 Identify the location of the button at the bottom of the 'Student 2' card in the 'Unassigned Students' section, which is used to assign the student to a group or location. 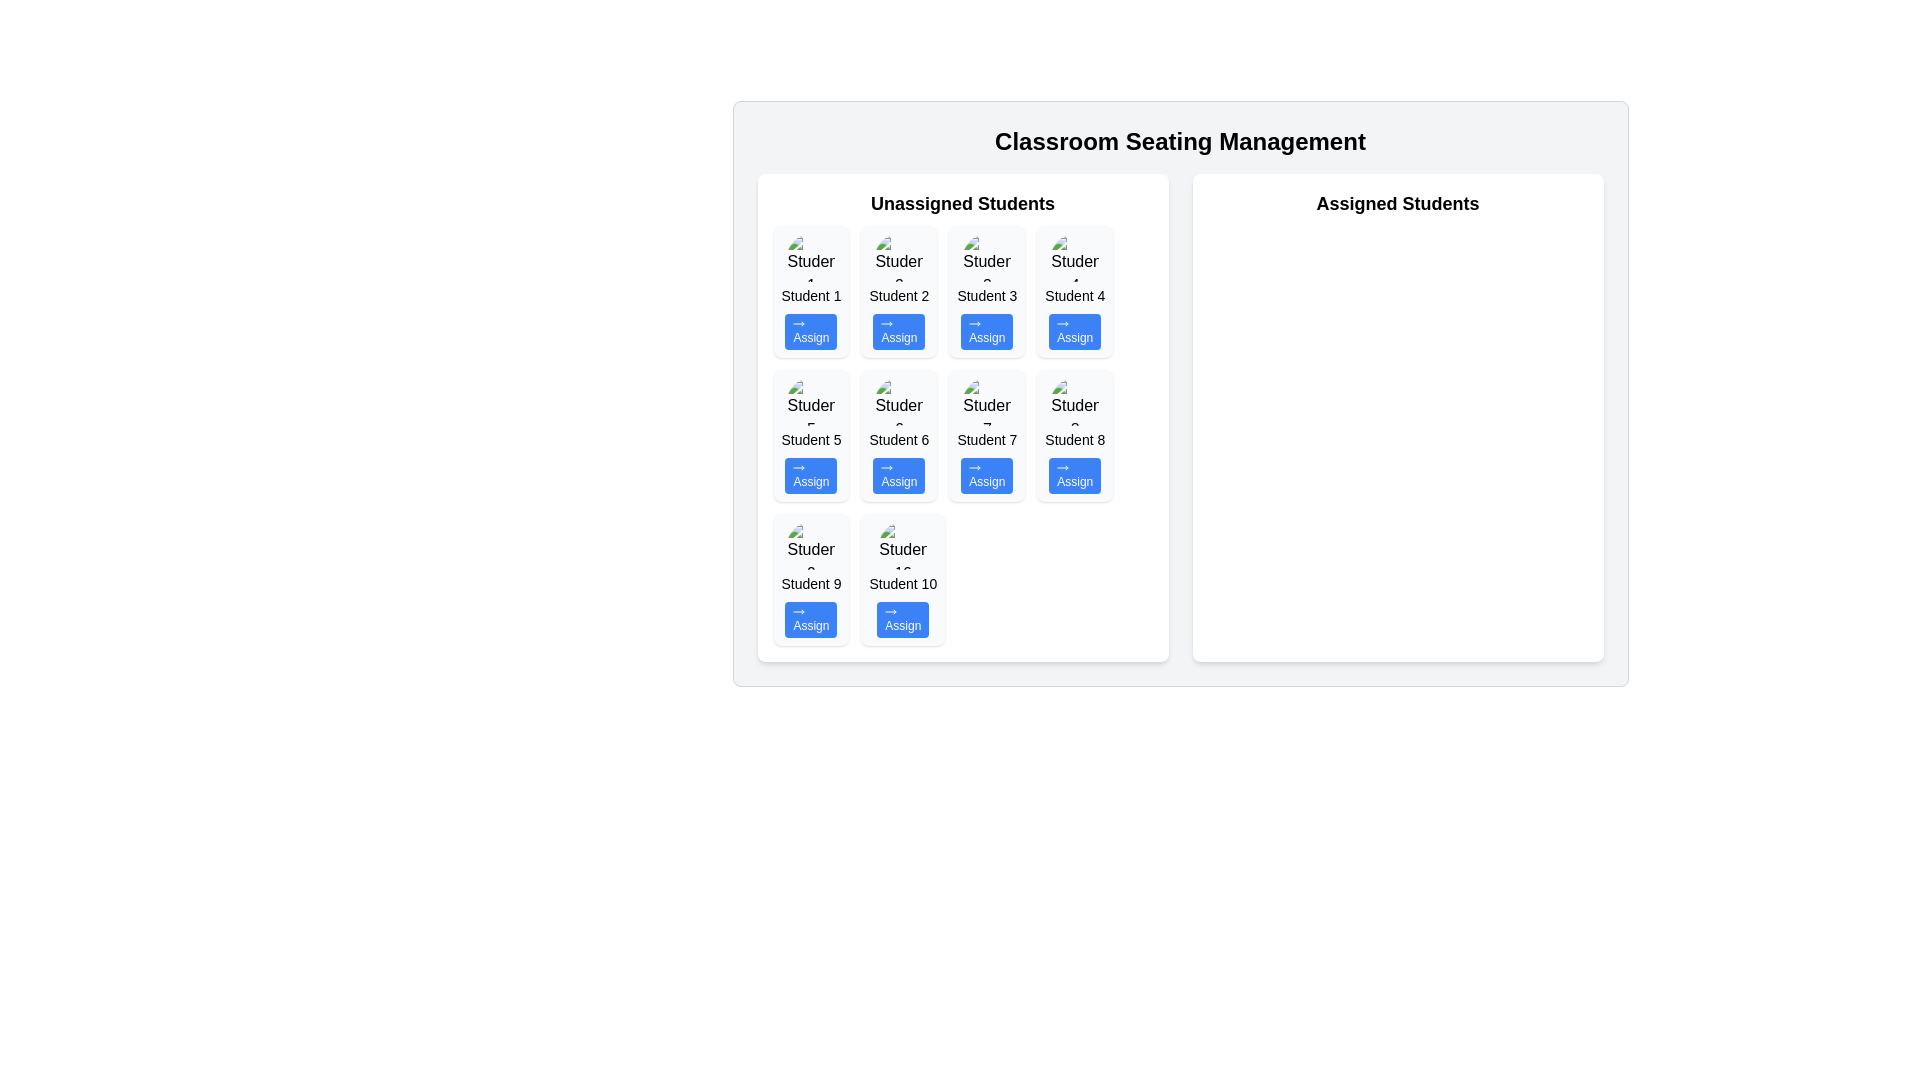
(898, 330).